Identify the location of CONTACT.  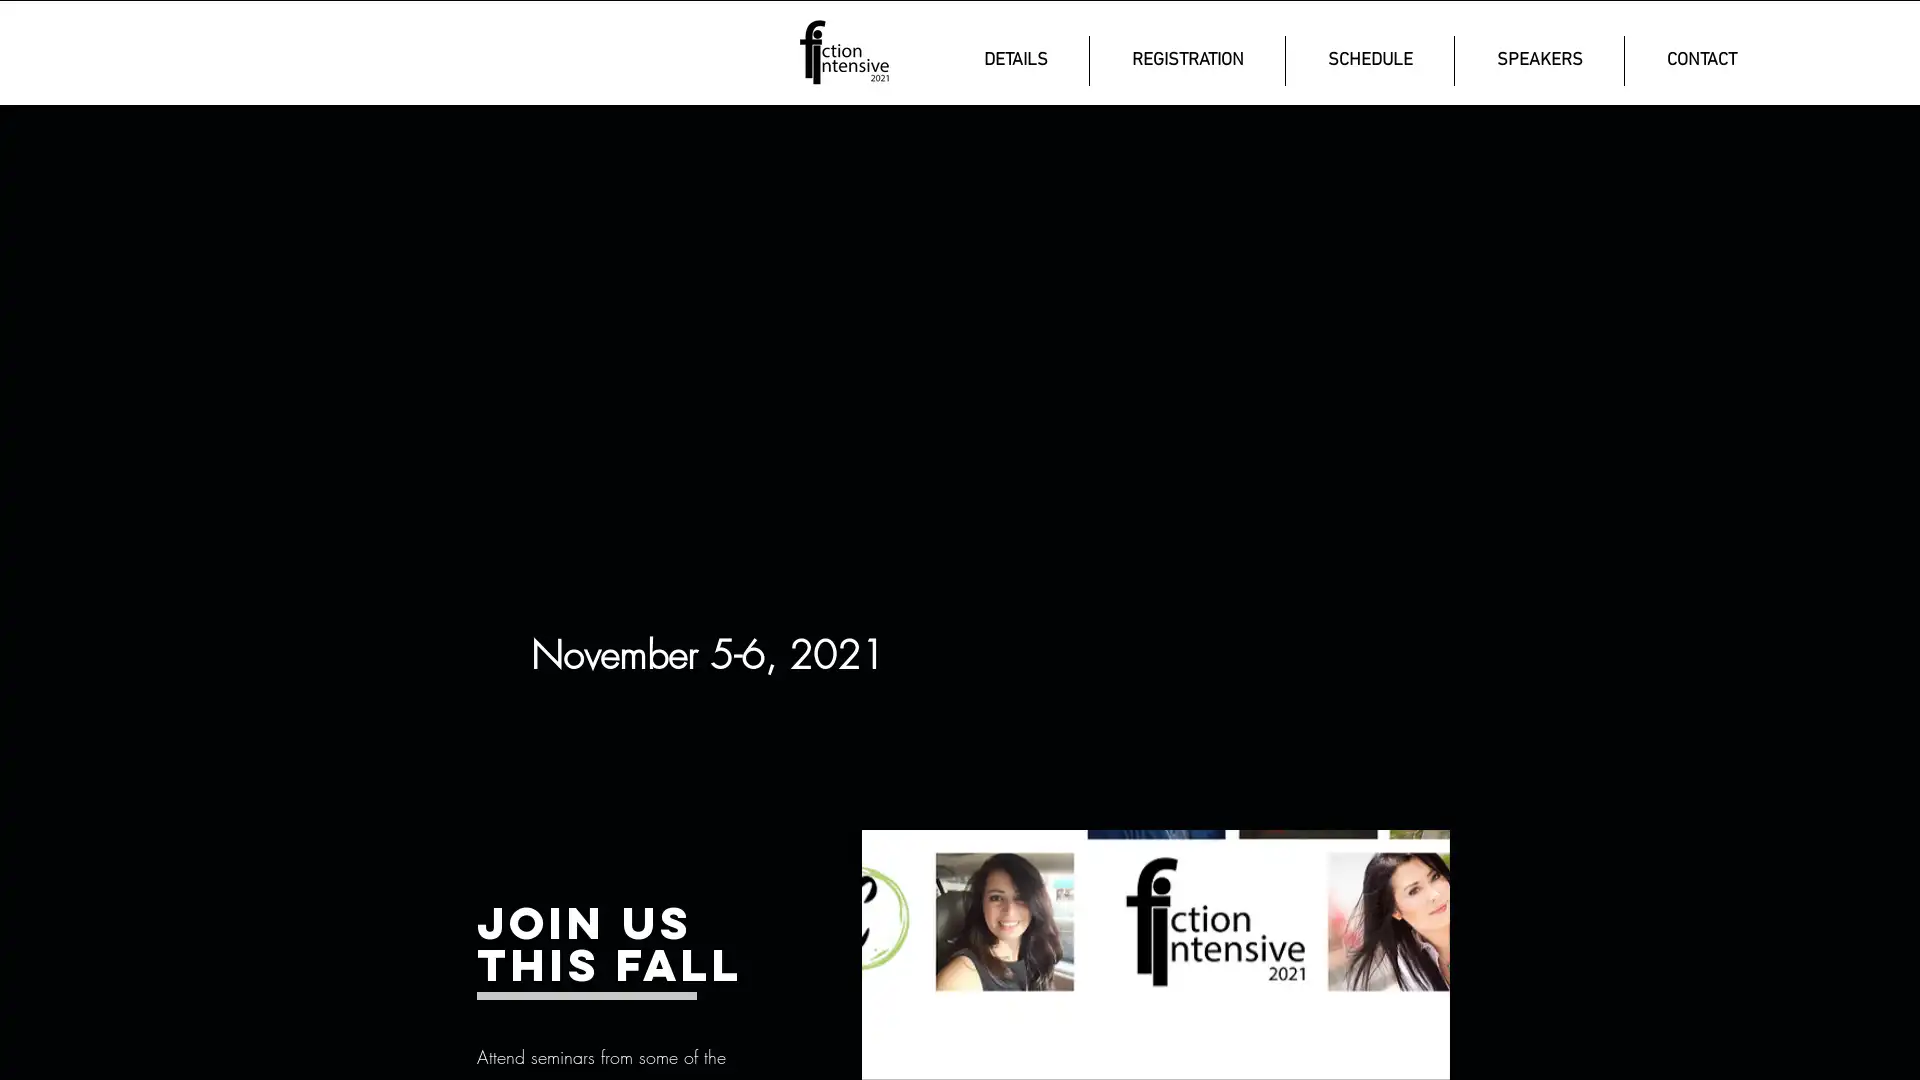
(1700, 60).